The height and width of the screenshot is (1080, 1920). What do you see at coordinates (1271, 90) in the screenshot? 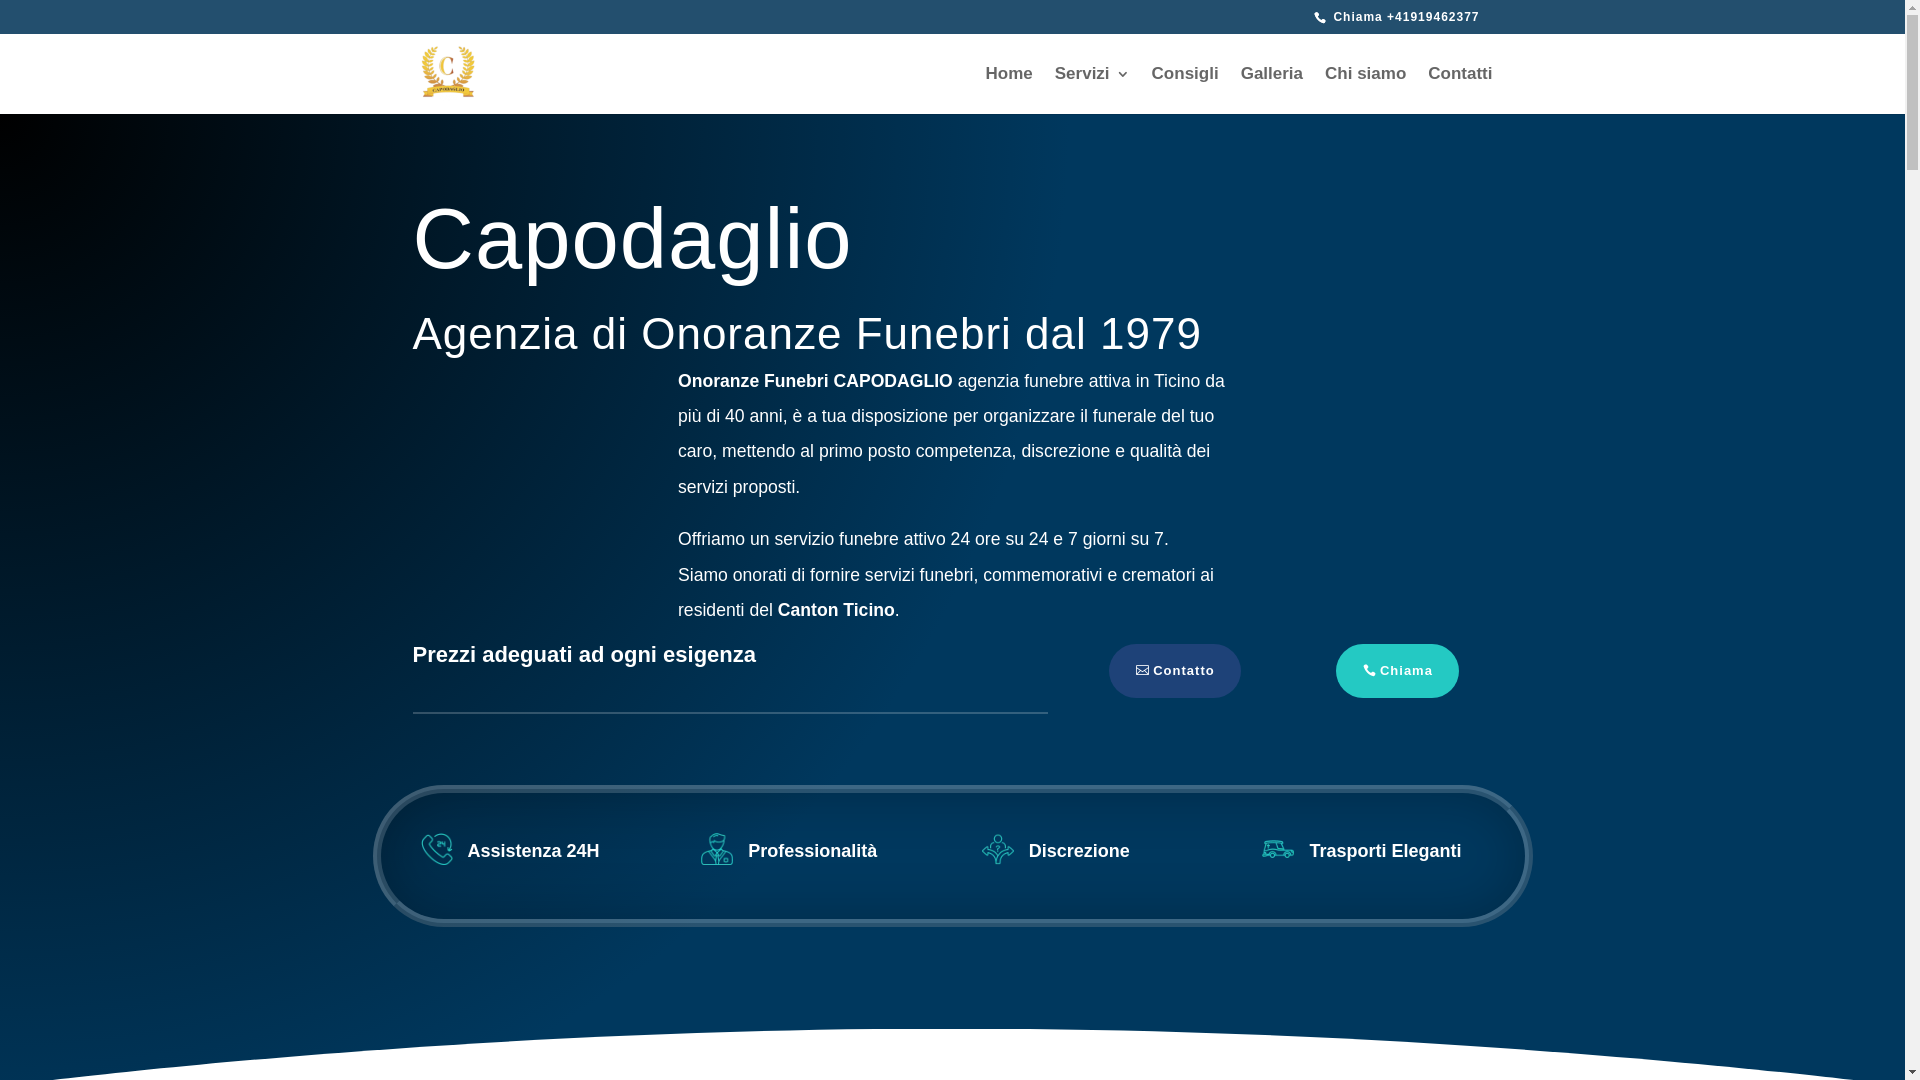
I see `'Galleria'` at bounding box center [1271, 90].